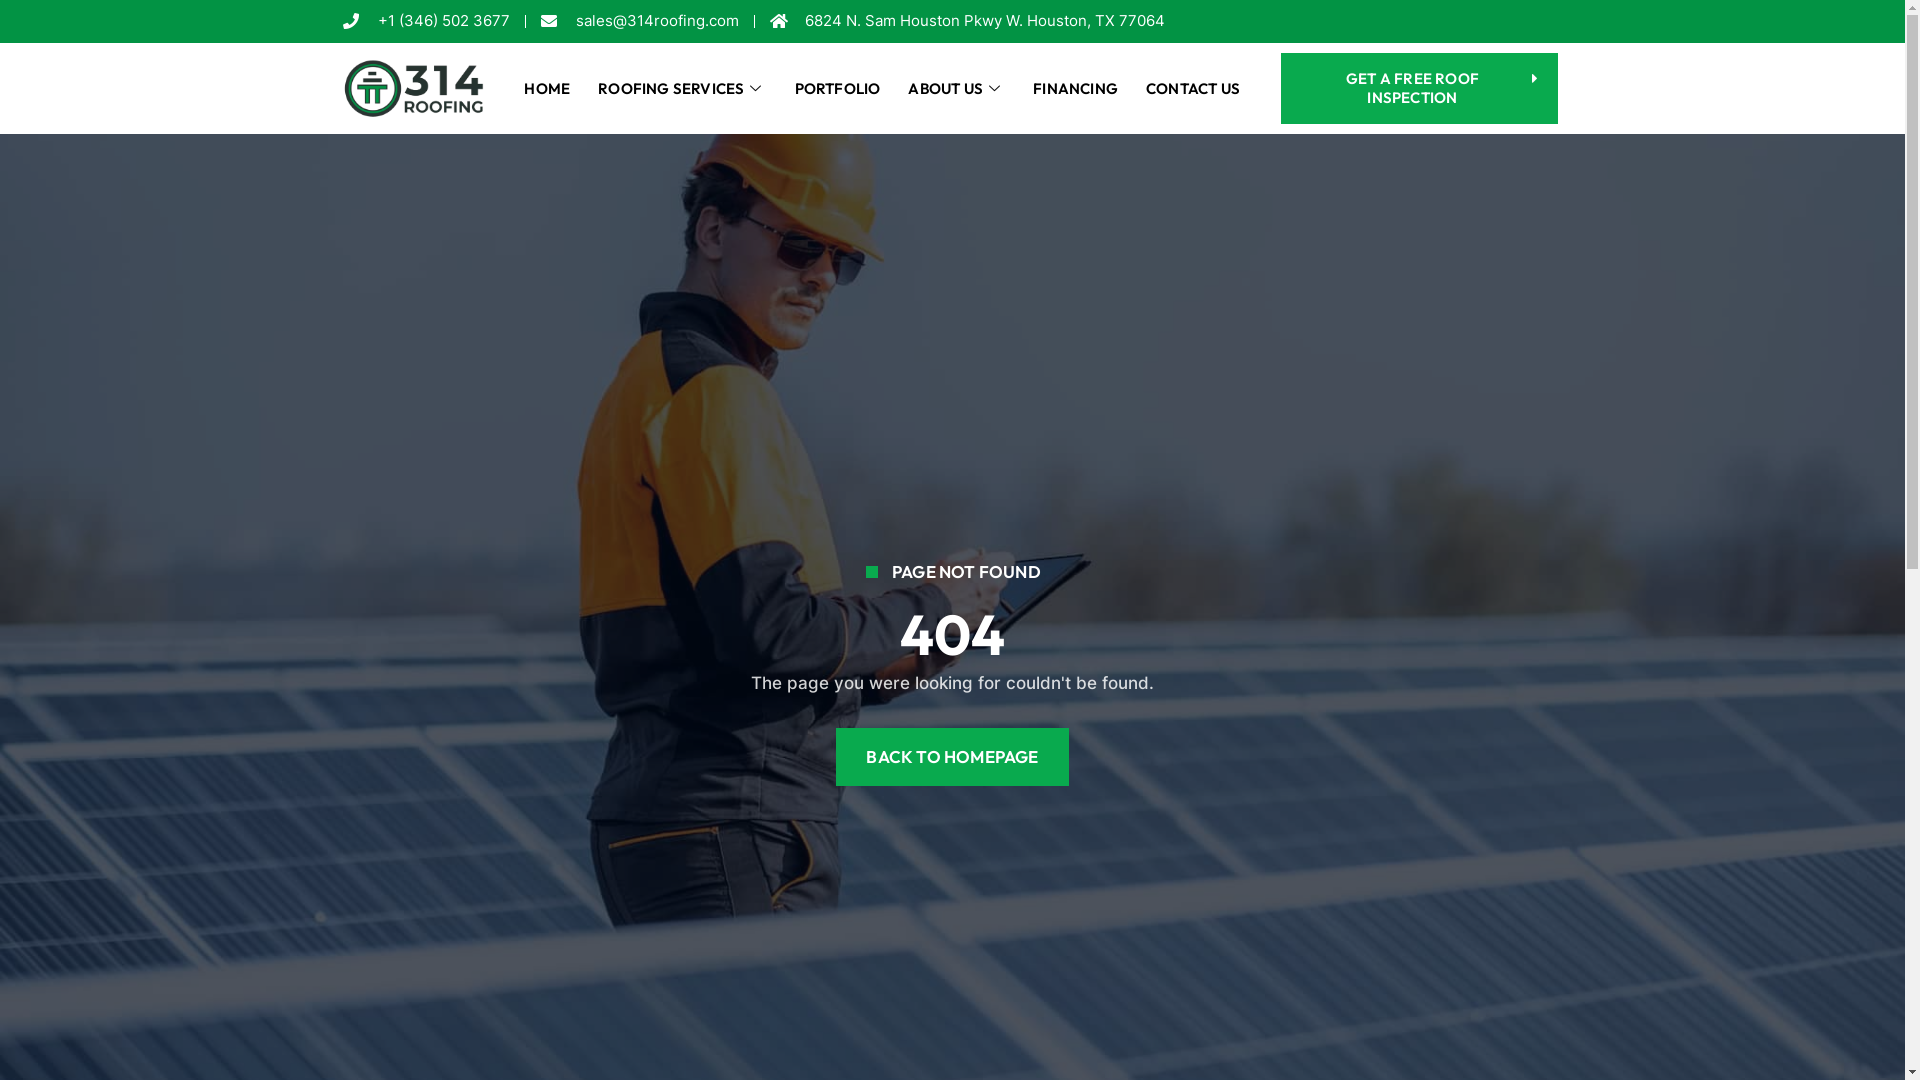 This screenshot has width=1920, height=1080. What do you see at coordinates (637, 21) in the screenshot?
I see `'sales@314roofing.com'` at bounding box center [637, 21].